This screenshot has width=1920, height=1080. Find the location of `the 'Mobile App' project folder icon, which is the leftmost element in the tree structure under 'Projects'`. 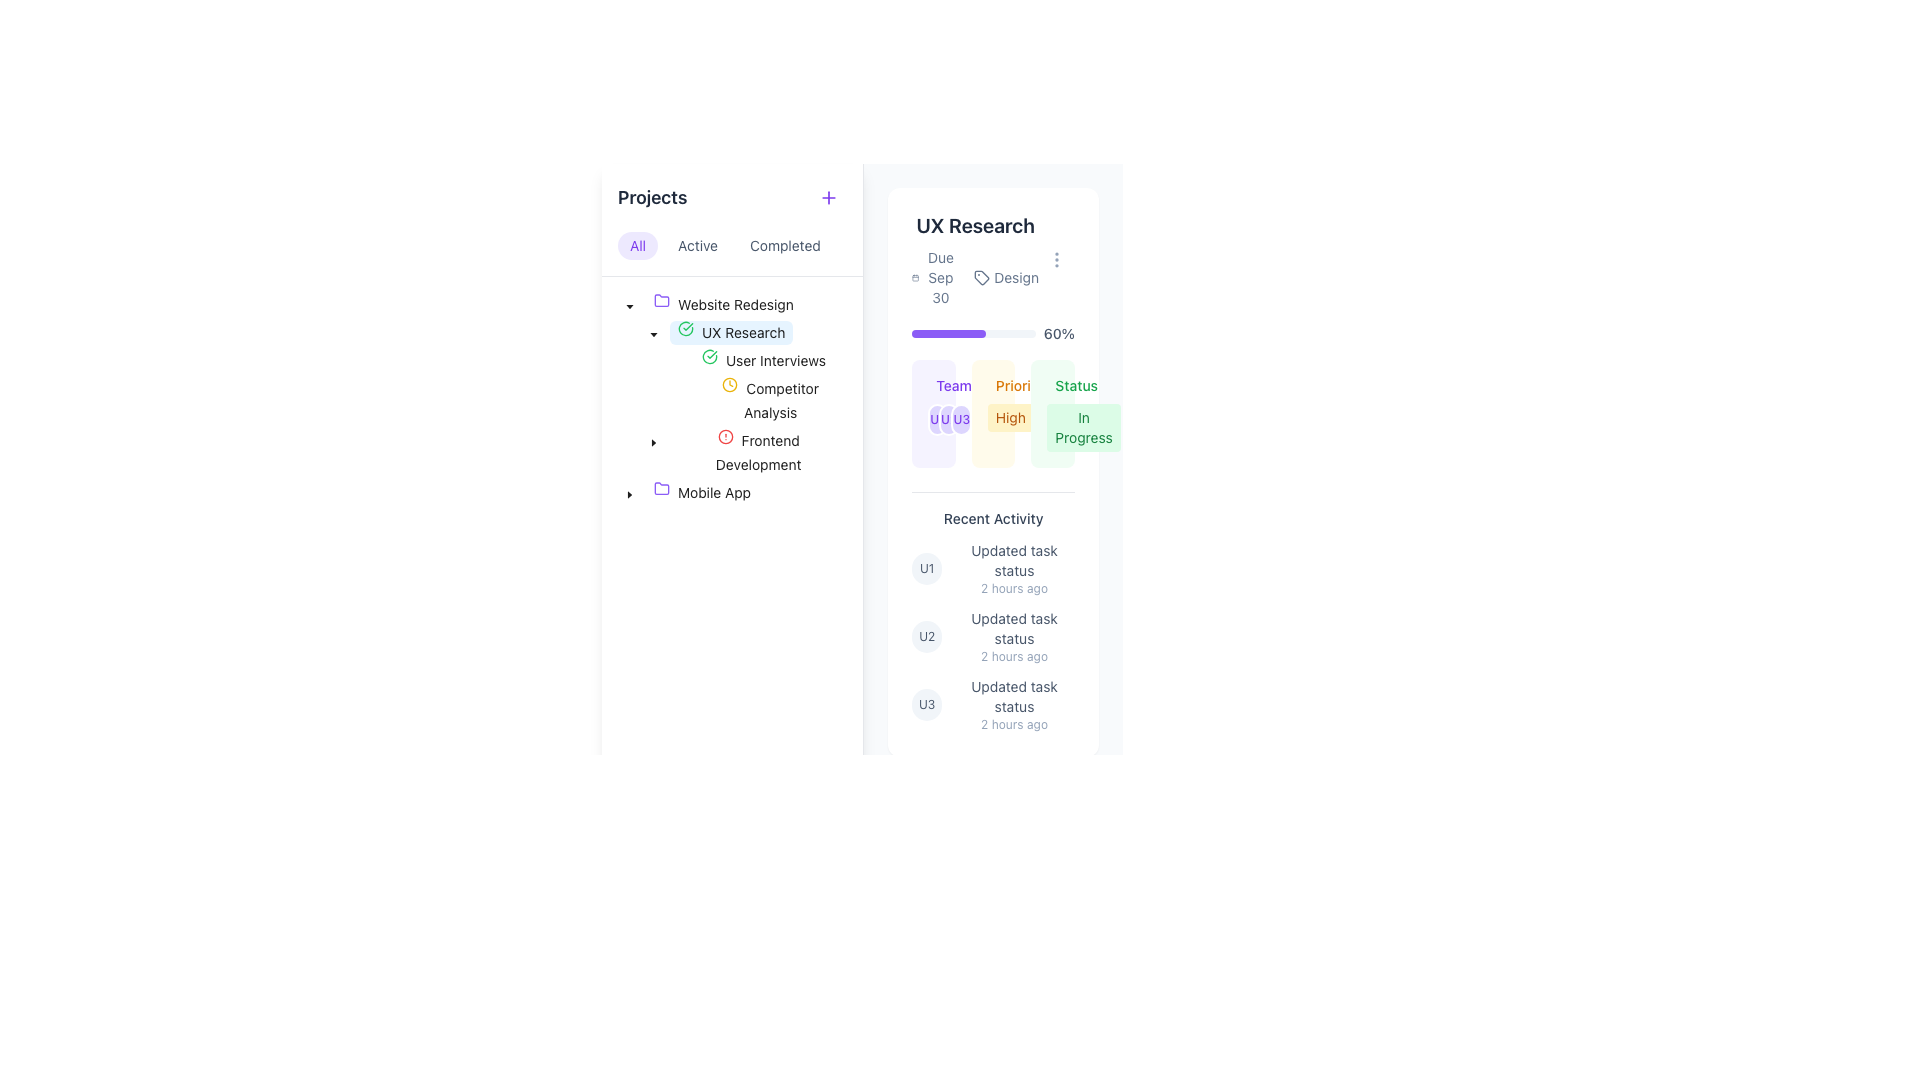

the 'Mobile App' project folder icon, which is the leftmost element in the tree structure under 'Projects' is located at coordinates (666, 493).